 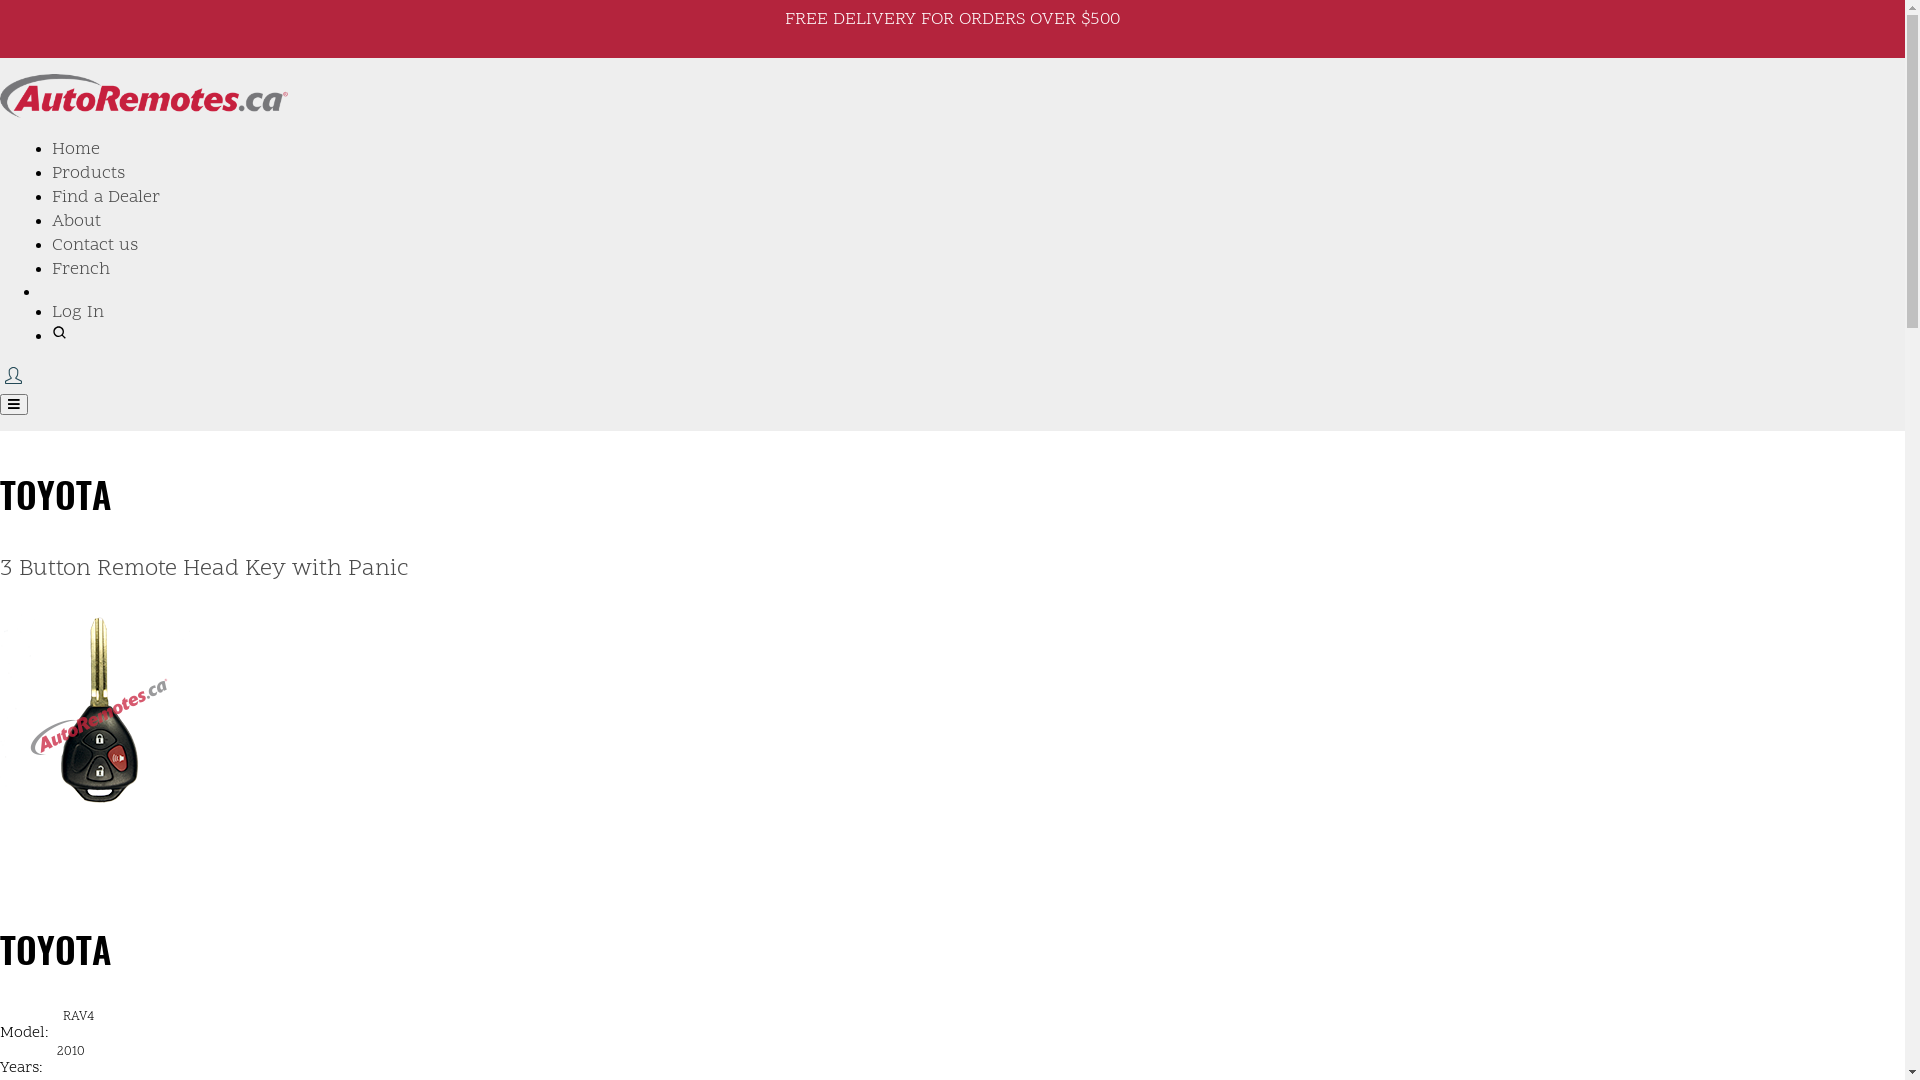 I want to click on 'Find a Dealer', so click(x=52, y=197).